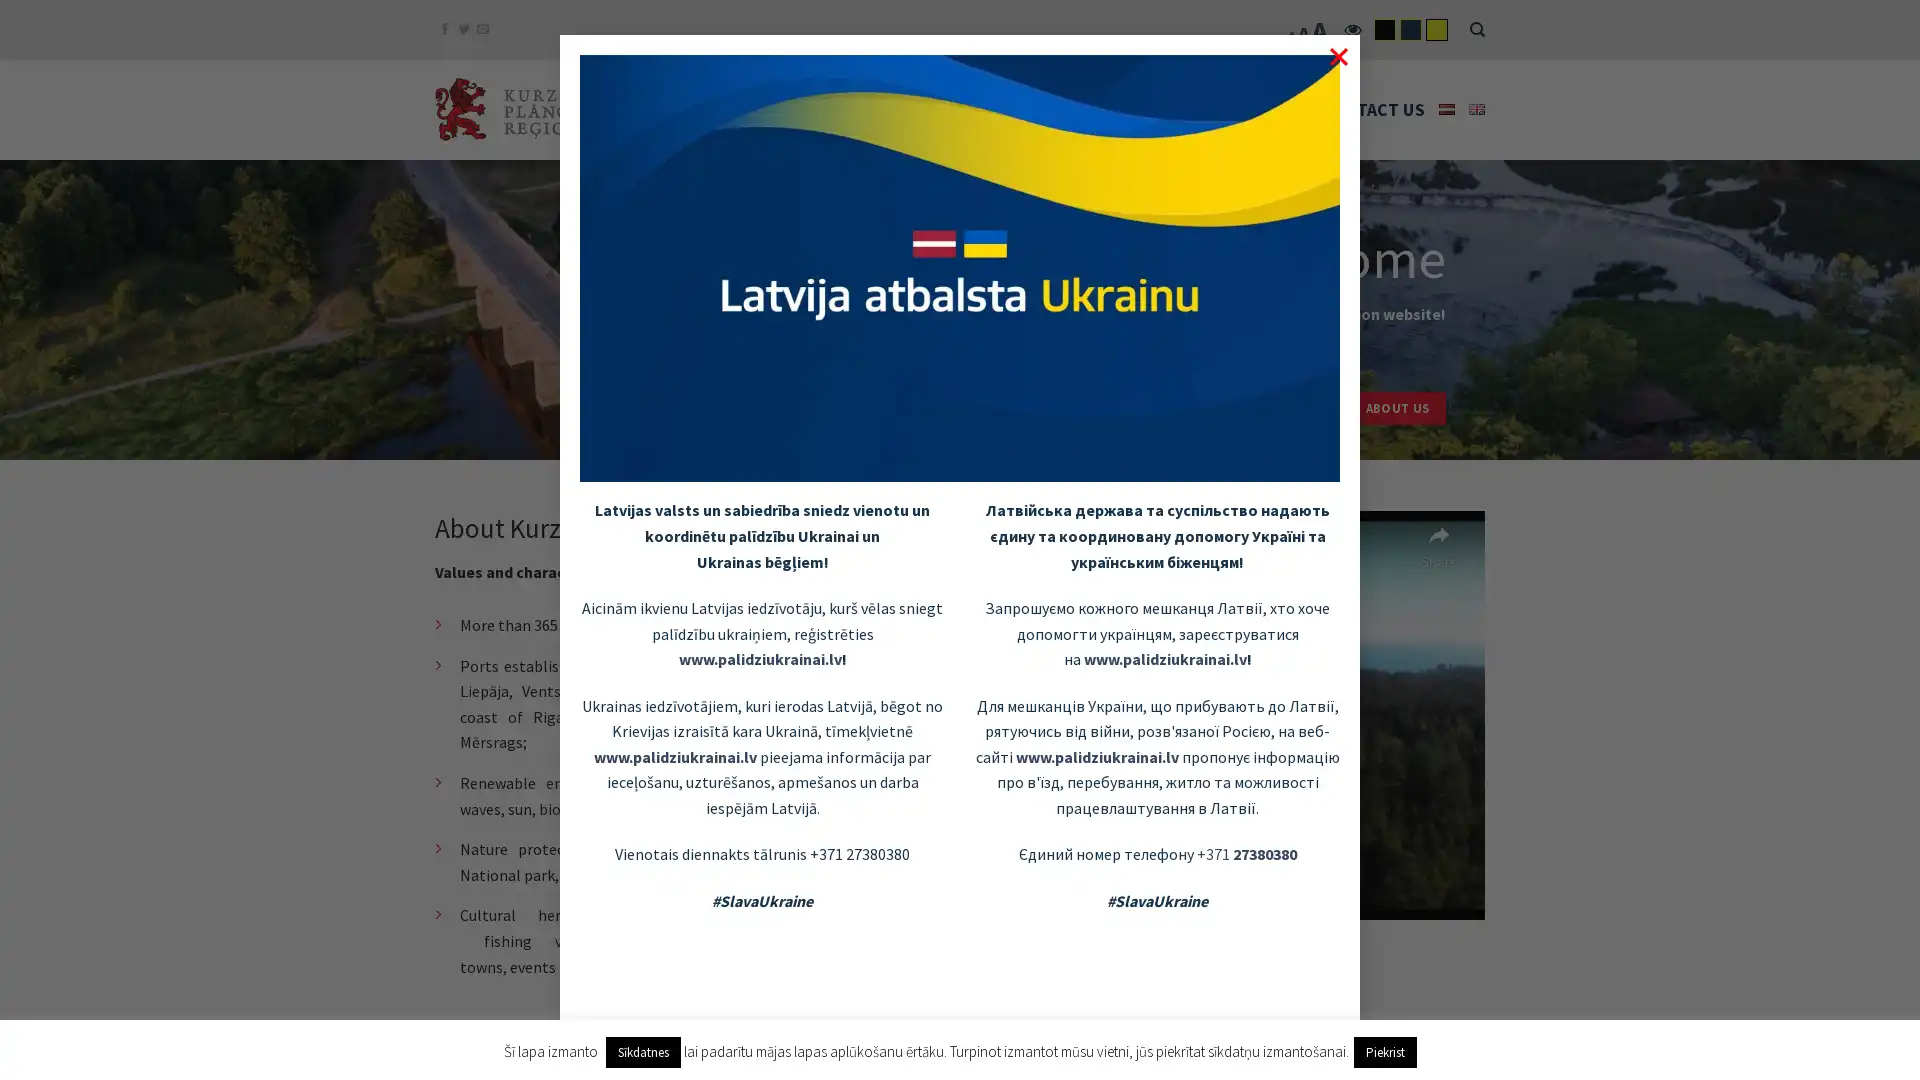 This screenshot has width=1920, height=1080. Describe the element at coordinates (1384, 29) in the screenshot. I see `flatsome-black` at that location.